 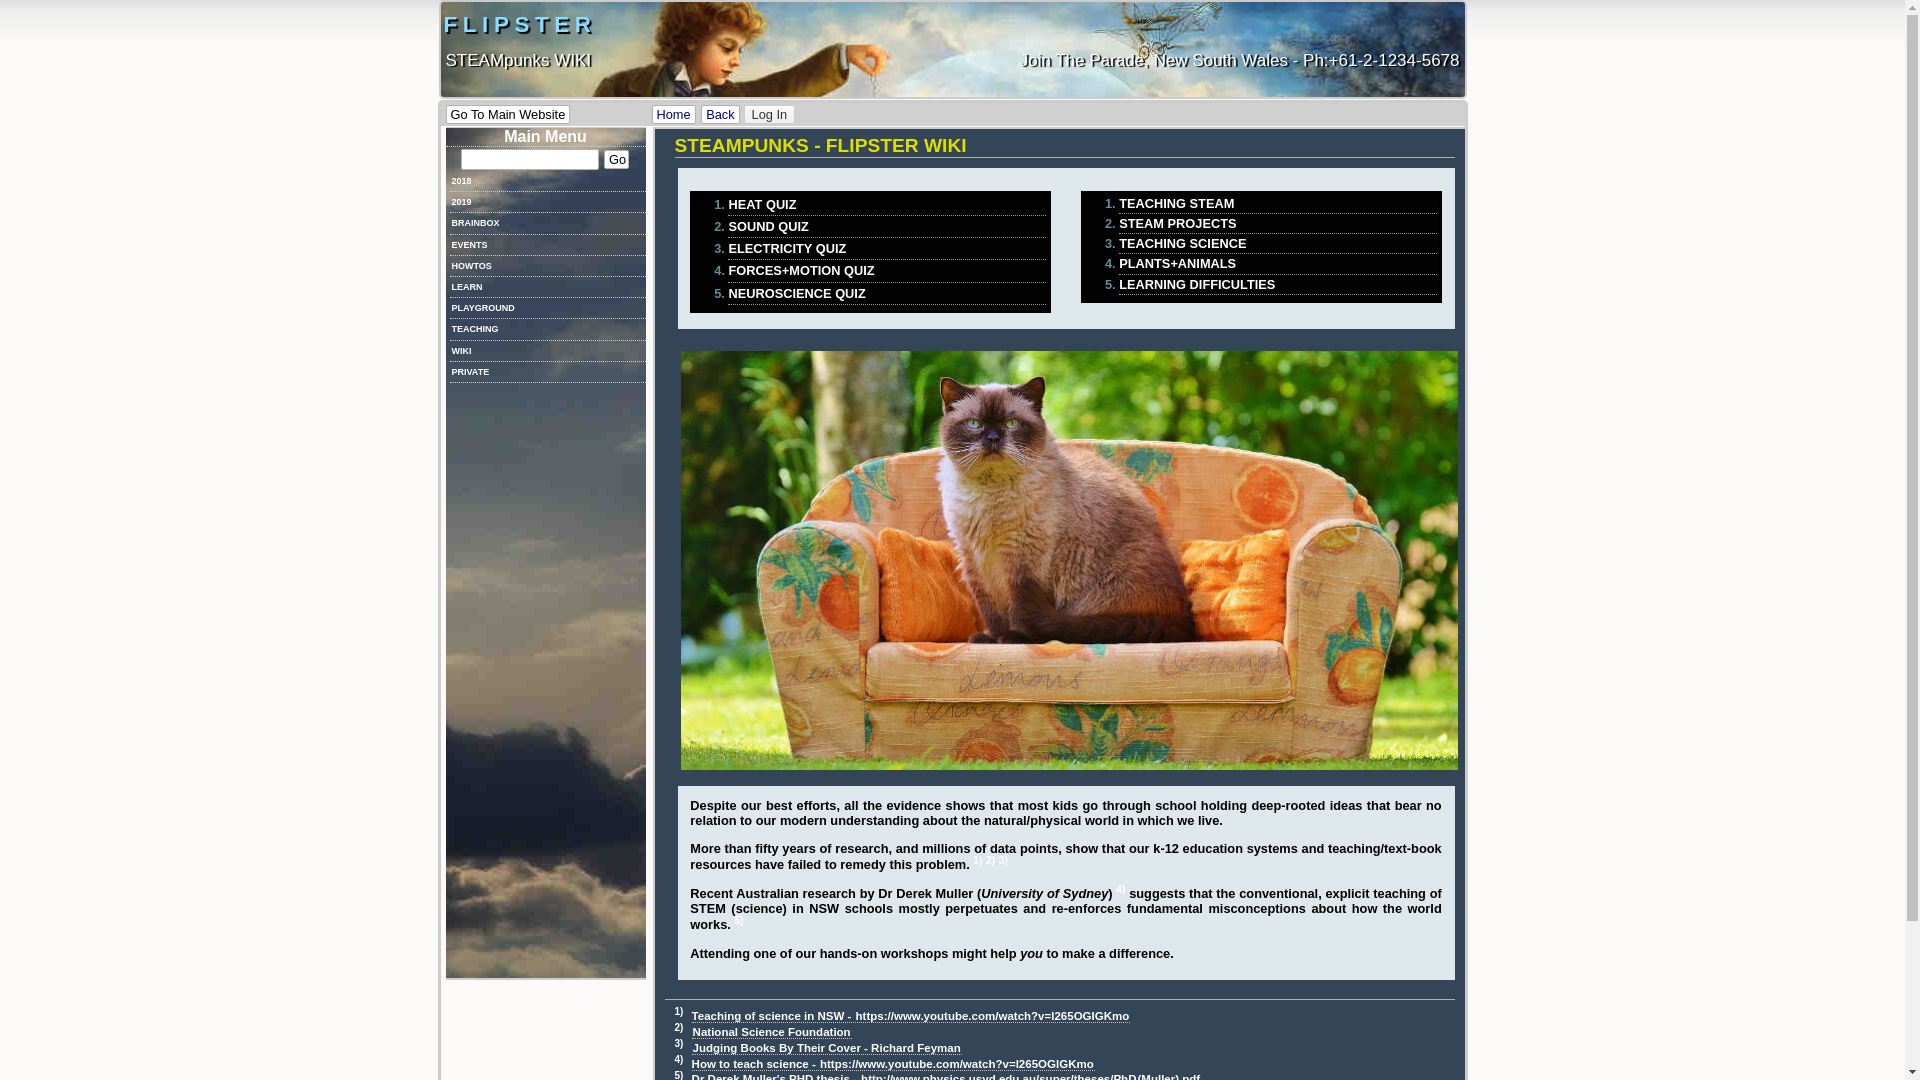 I want to click on 'Back', so click(x=720, y=114).